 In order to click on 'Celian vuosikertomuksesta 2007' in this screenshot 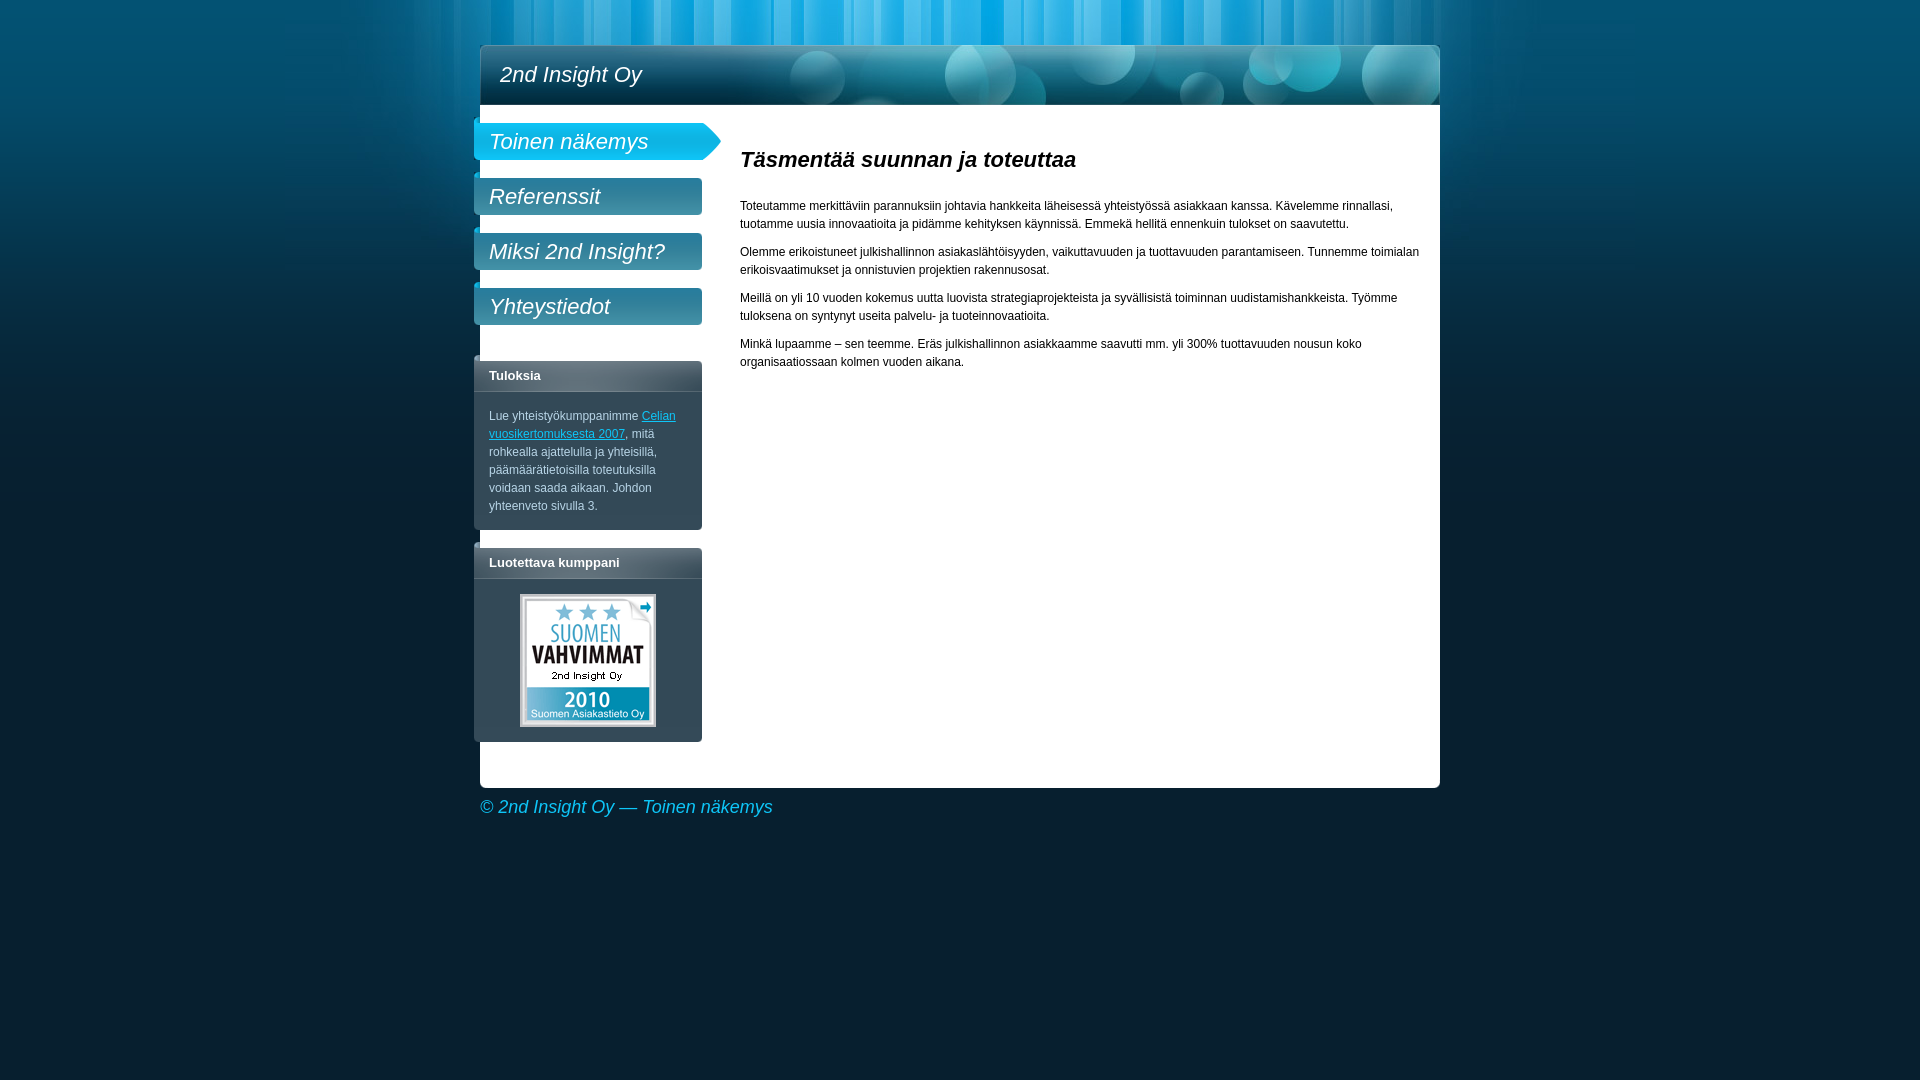, I will do `click(581, 423)`.